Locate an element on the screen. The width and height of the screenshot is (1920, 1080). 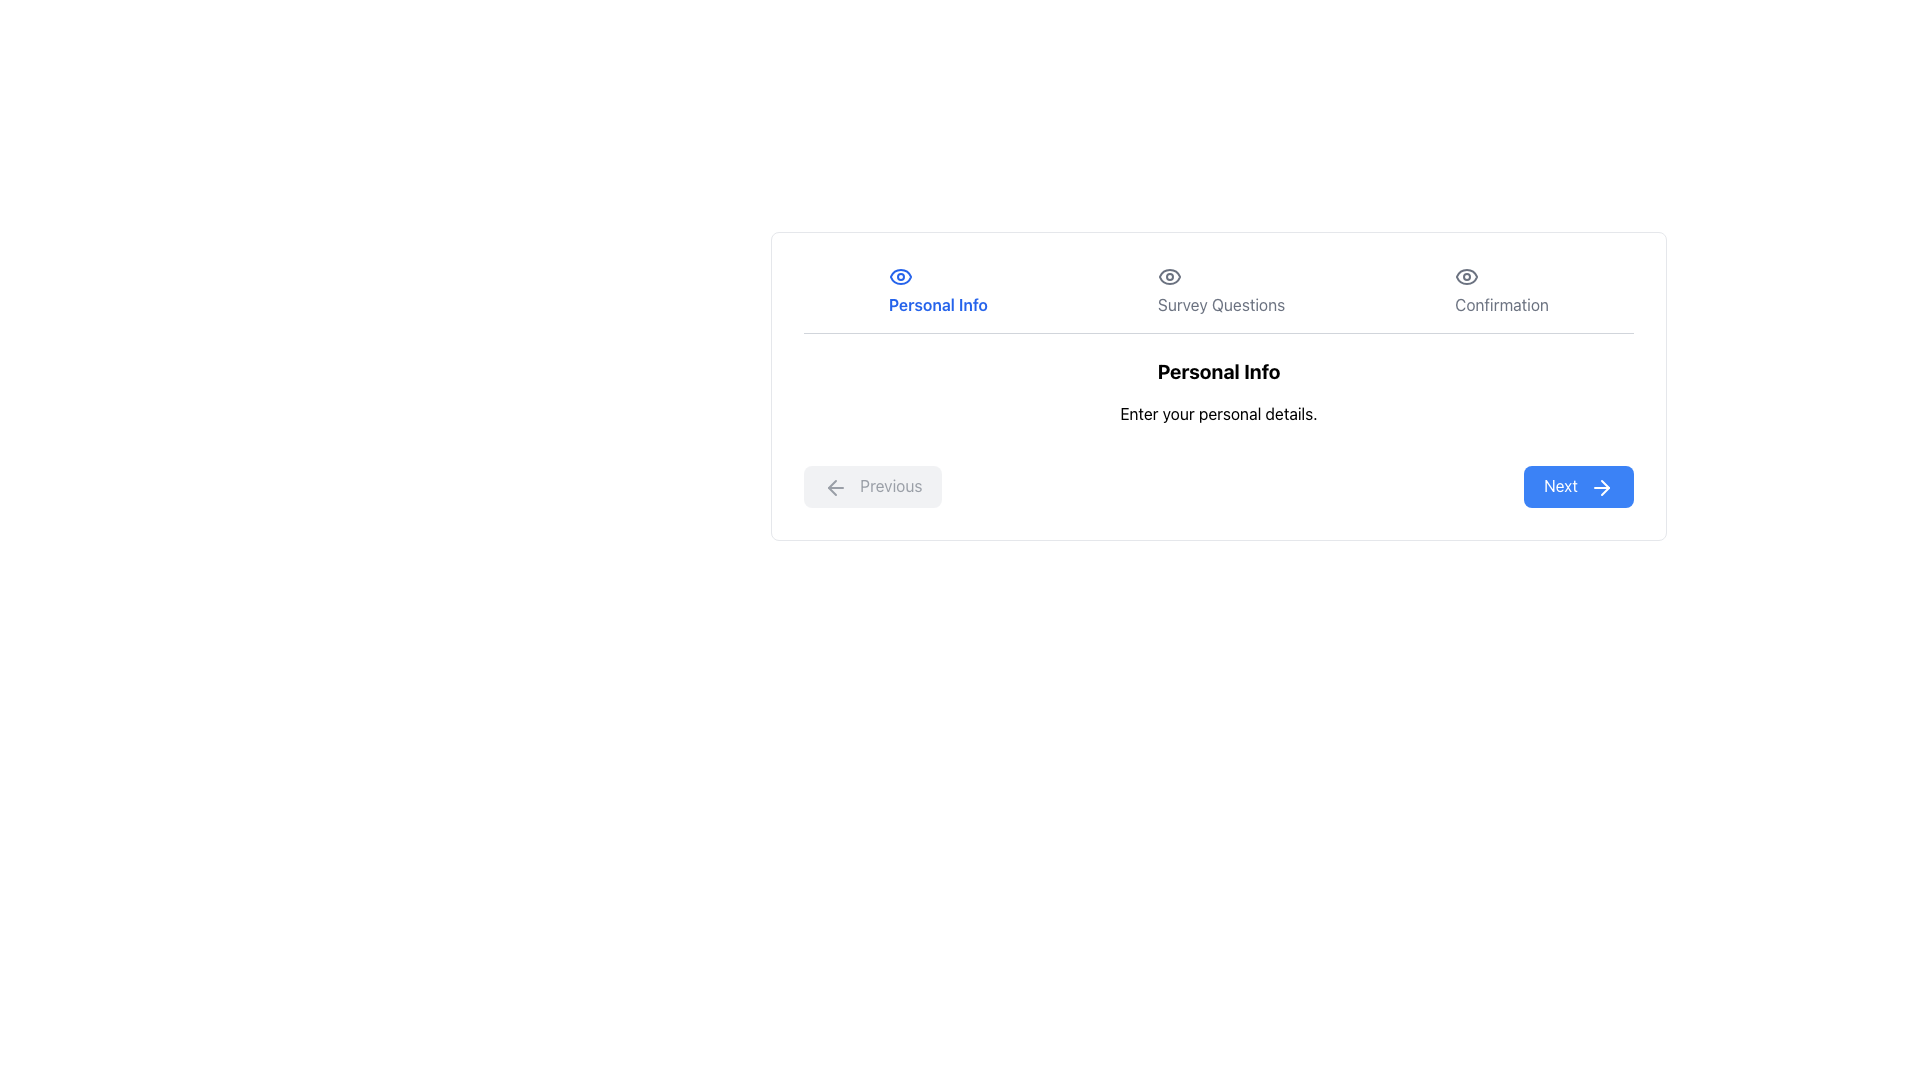
the 'Next' button with a blue background and white text, which is the second button in a horizontal group is located at coordinates (1578, 486).